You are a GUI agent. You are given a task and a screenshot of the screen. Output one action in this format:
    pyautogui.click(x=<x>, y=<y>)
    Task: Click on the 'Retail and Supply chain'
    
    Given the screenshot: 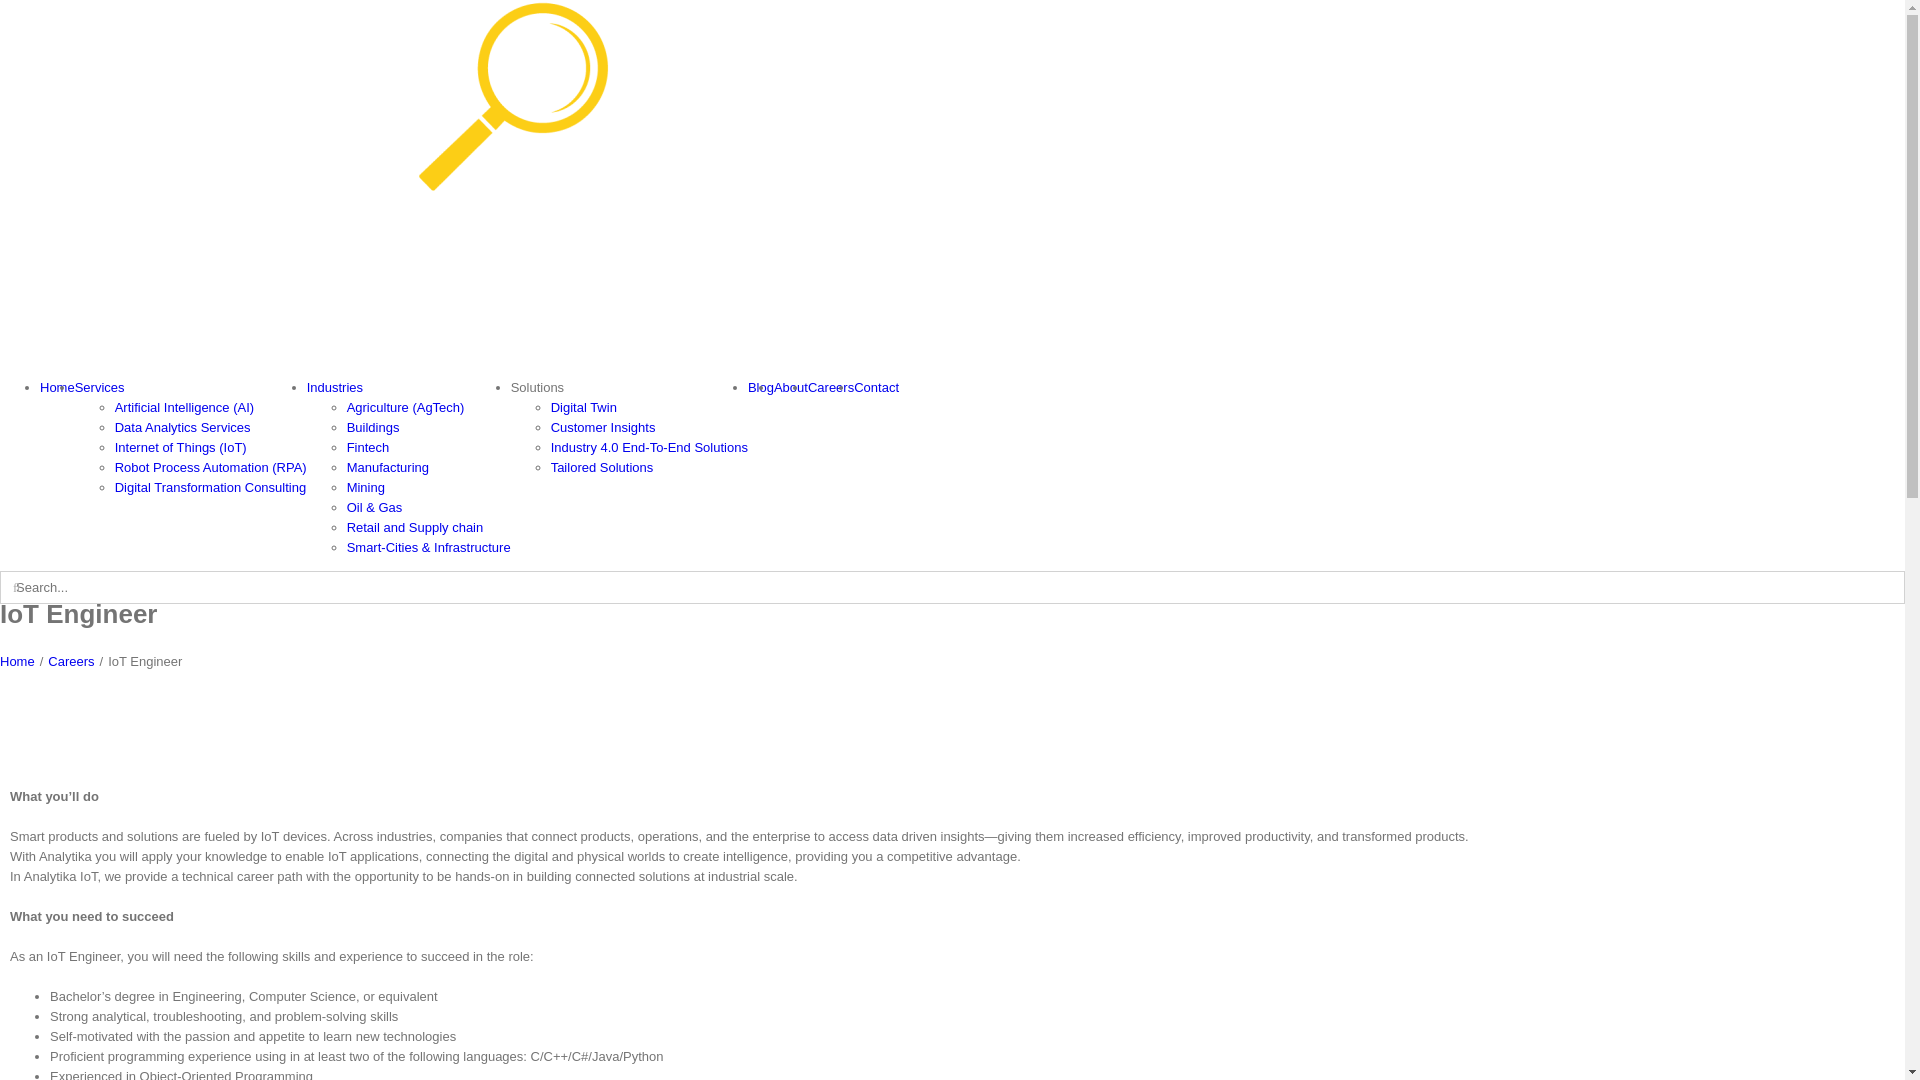 What is the action you would take?
    pyautogui.click(x=346, y=526)
    